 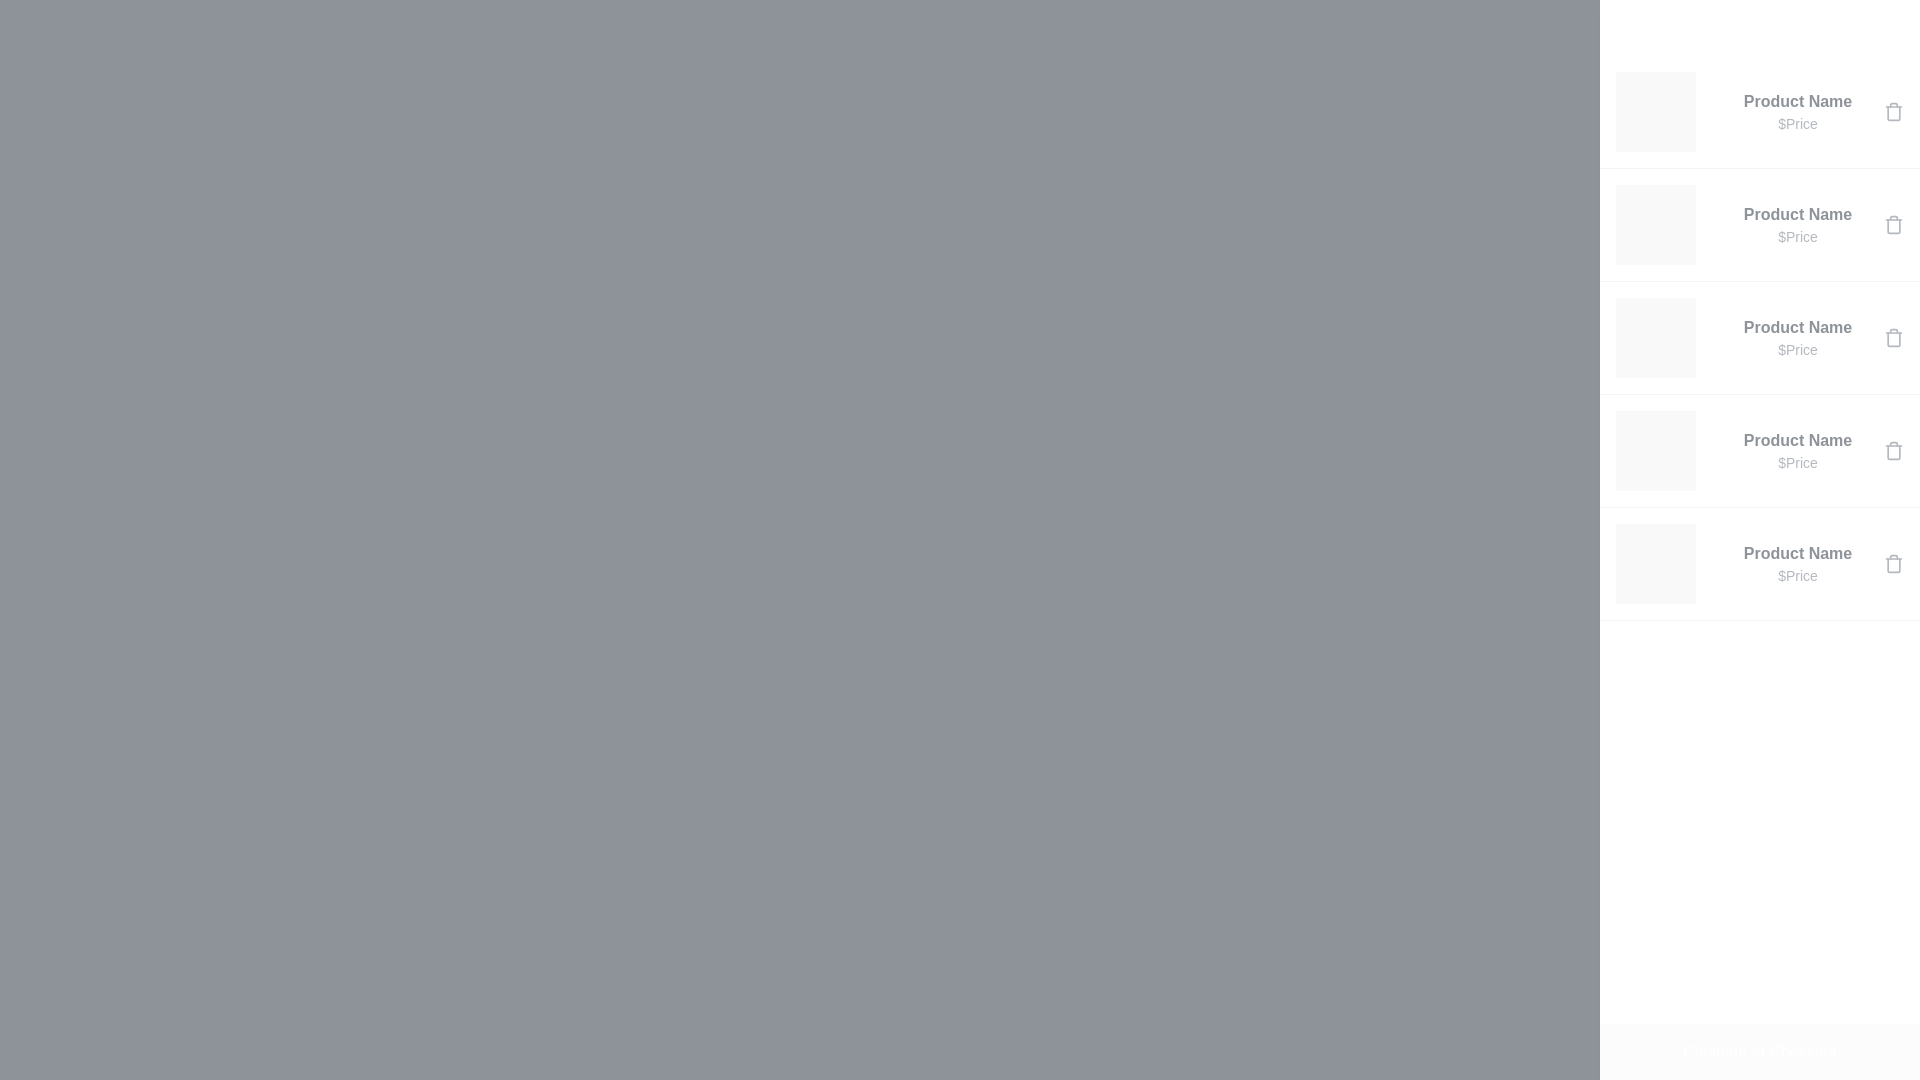 What do you see at coordinates (1893, 224) in the screenshot?
I see `the trash can icon located on the right side of the entry in the vertical list` at bounding box center [1893, 224].